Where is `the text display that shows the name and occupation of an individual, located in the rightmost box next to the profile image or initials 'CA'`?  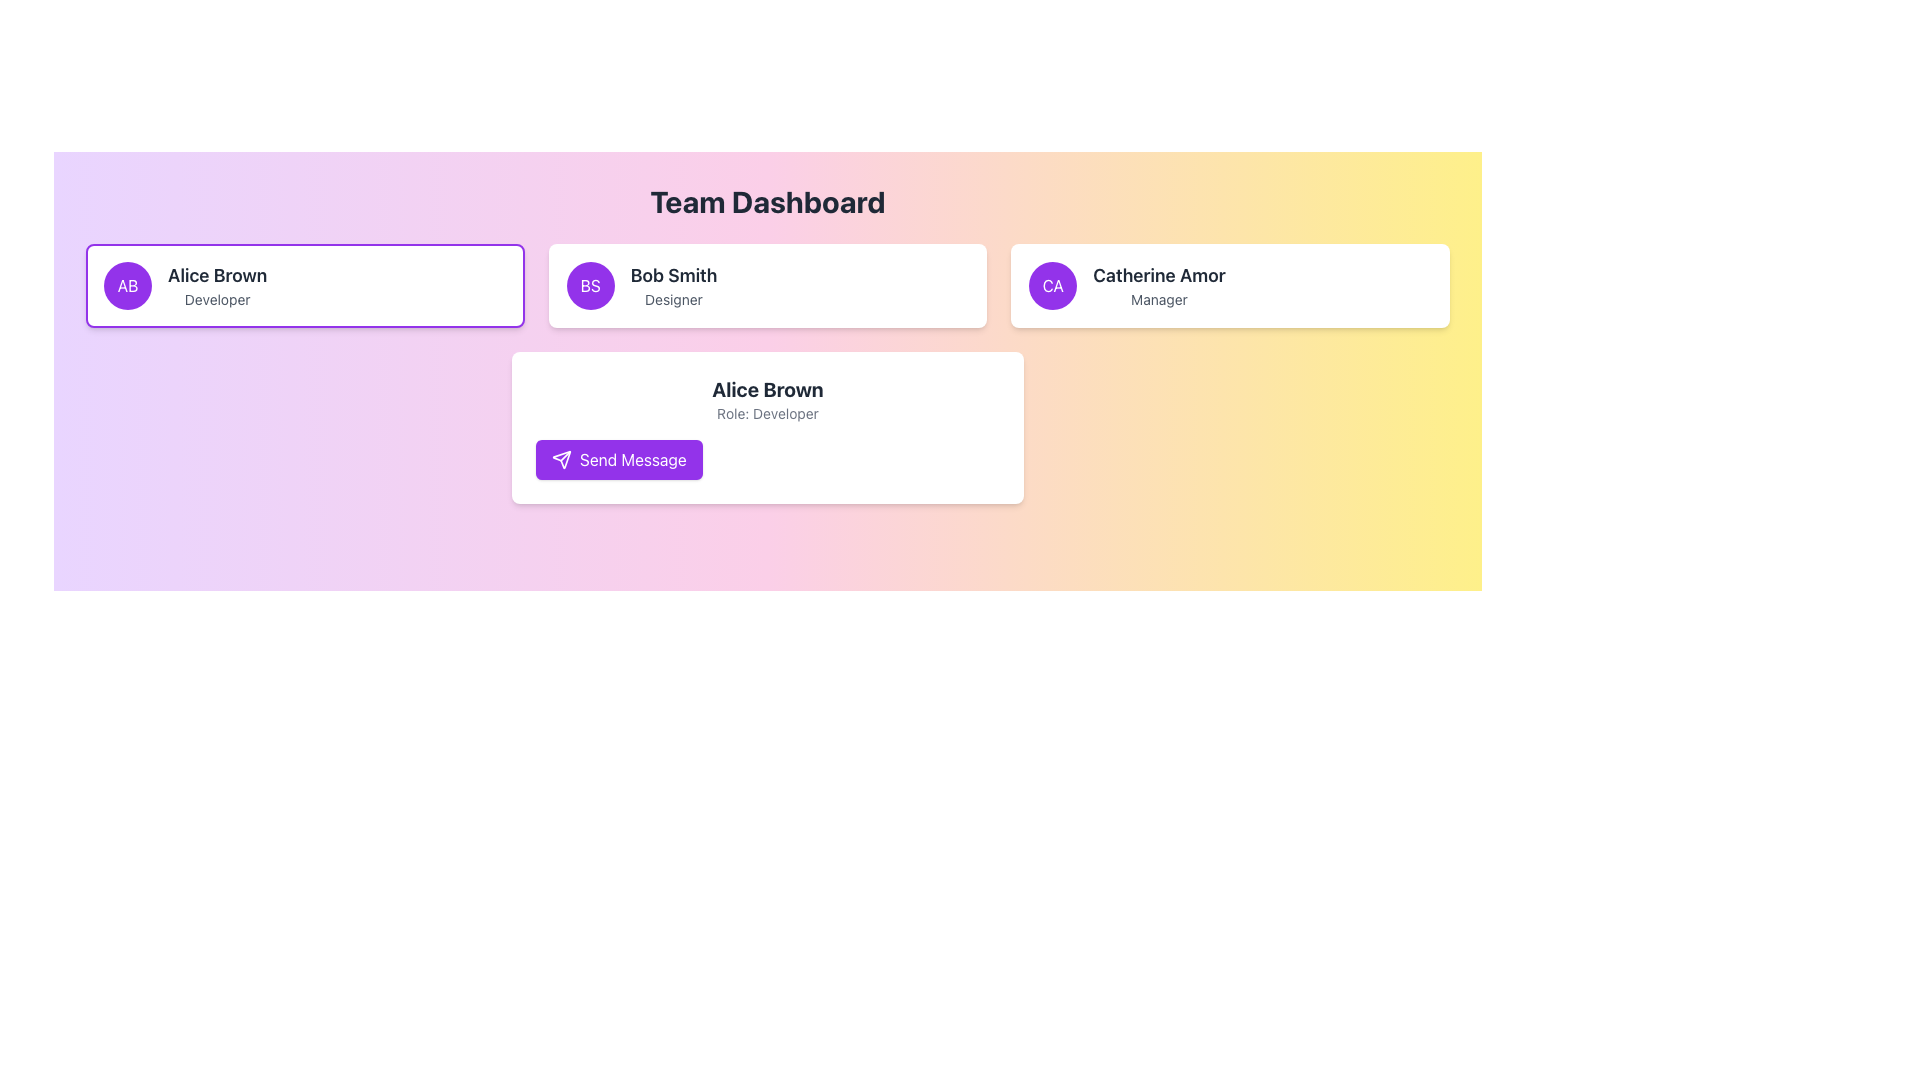
the text display that shows the name and occupation of an individual, located in the rightmost box next to the profile image or initials 'CA' is located at coordinates (1159, 285).